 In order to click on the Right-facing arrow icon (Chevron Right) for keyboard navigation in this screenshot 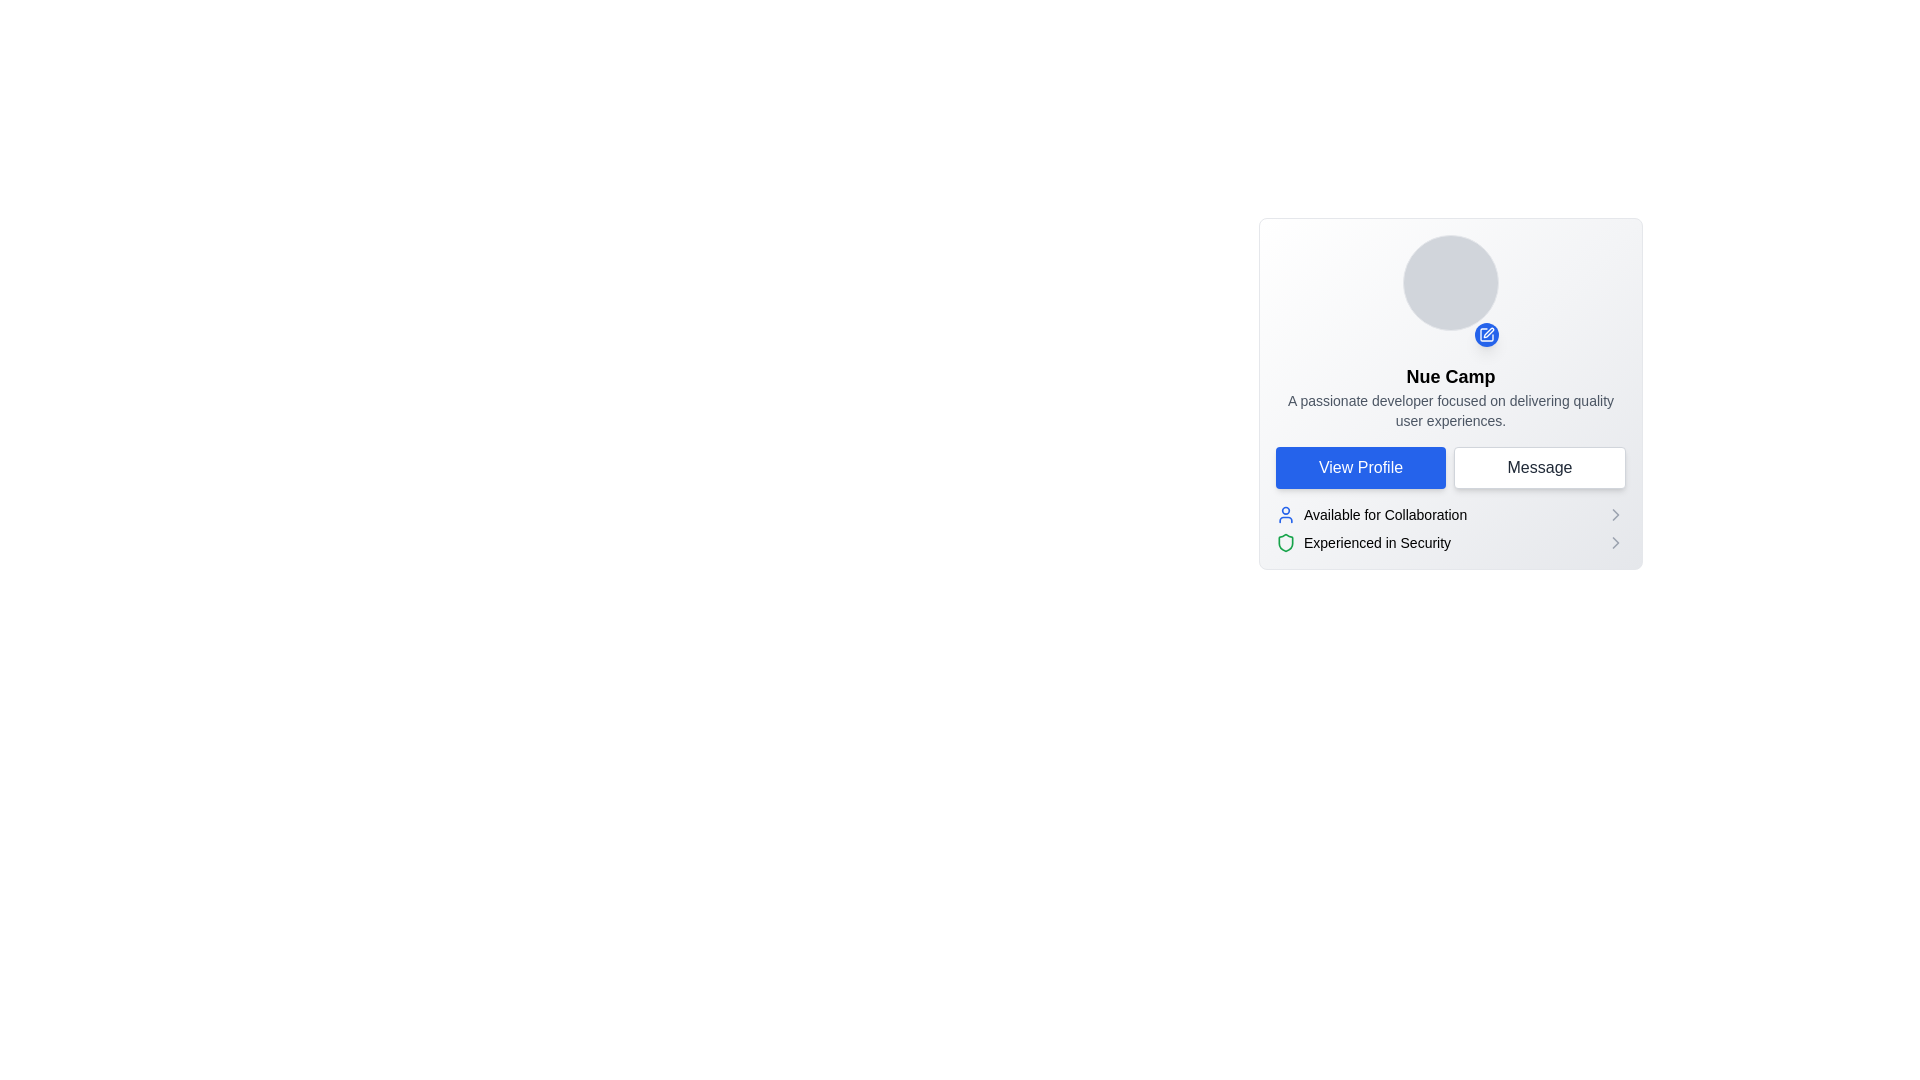, I will do `click(1616, 514)`.